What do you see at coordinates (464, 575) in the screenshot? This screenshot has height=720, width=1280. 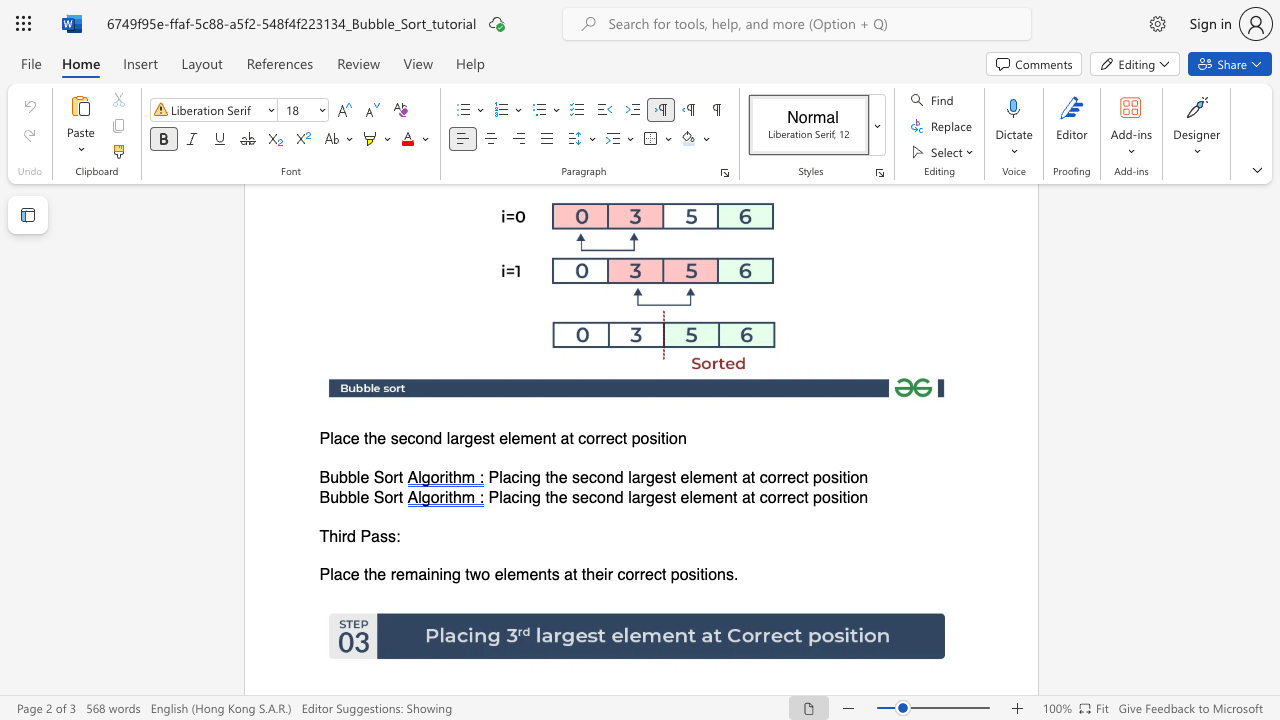 I see `the subset text "two elements at their corr" within the text "Place the remaining two elements at their correct positions."` at bounding box center [464, 575].